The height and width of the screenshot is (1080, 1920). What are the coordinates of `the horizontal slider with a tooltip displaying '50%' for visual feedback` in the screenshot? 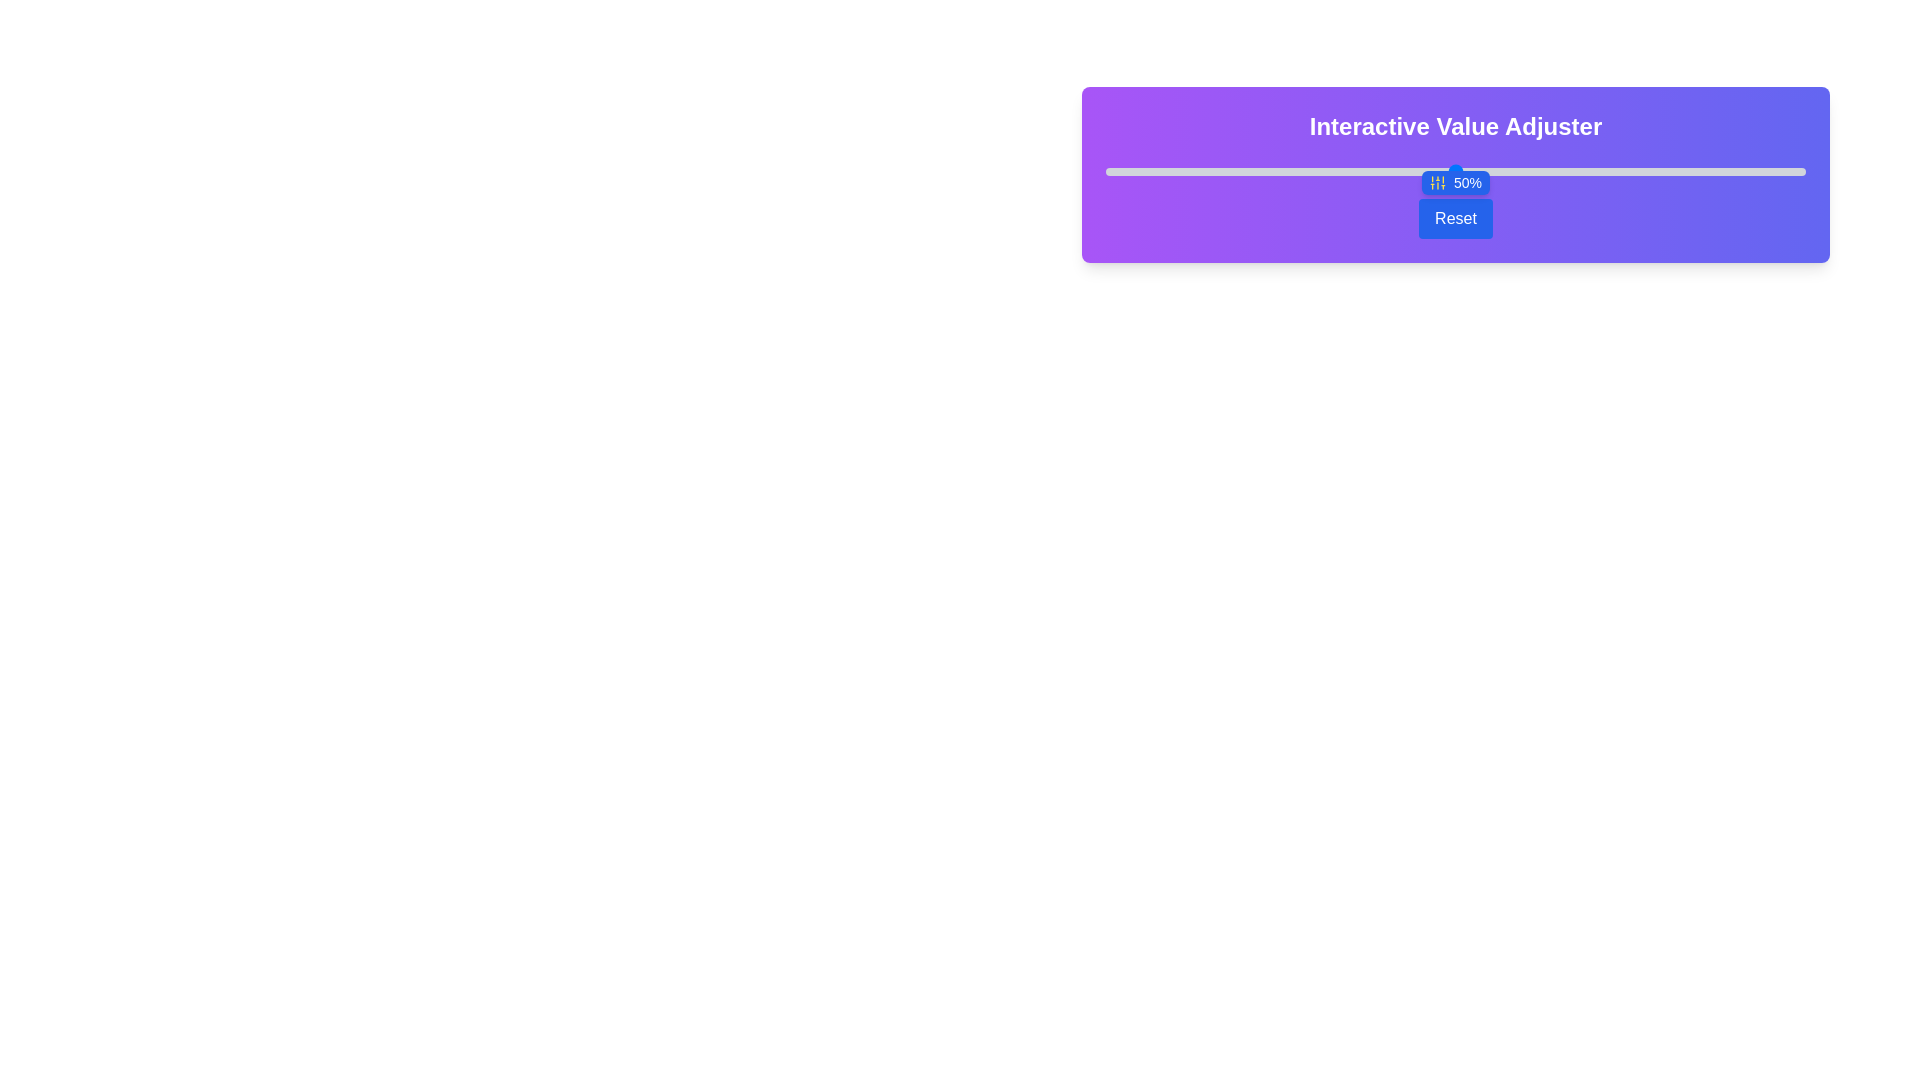 It's located at (1455, 169).